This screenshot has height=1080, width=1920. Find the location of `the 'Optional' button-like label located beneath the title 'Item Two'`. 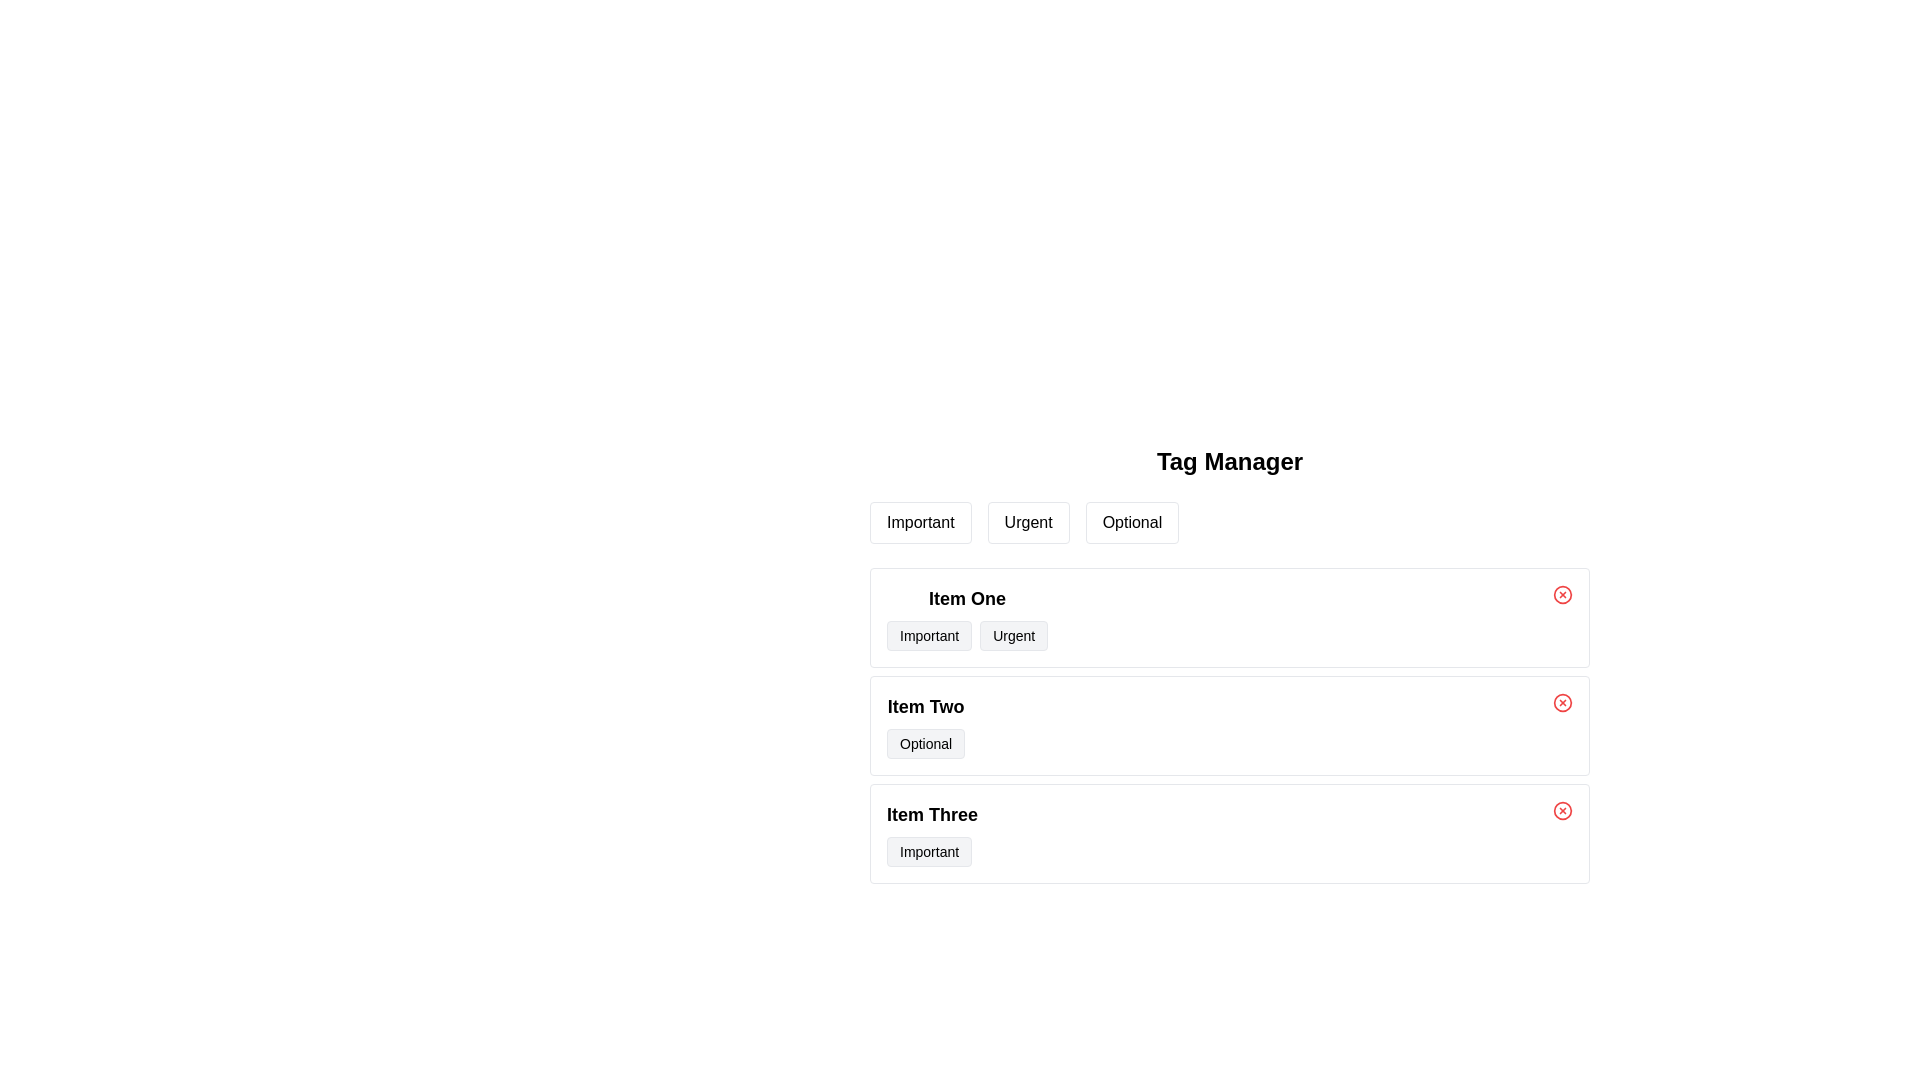

the 'Optional' button-like label located beneath the title 'Item Two' is located at coordinates (925, 744).